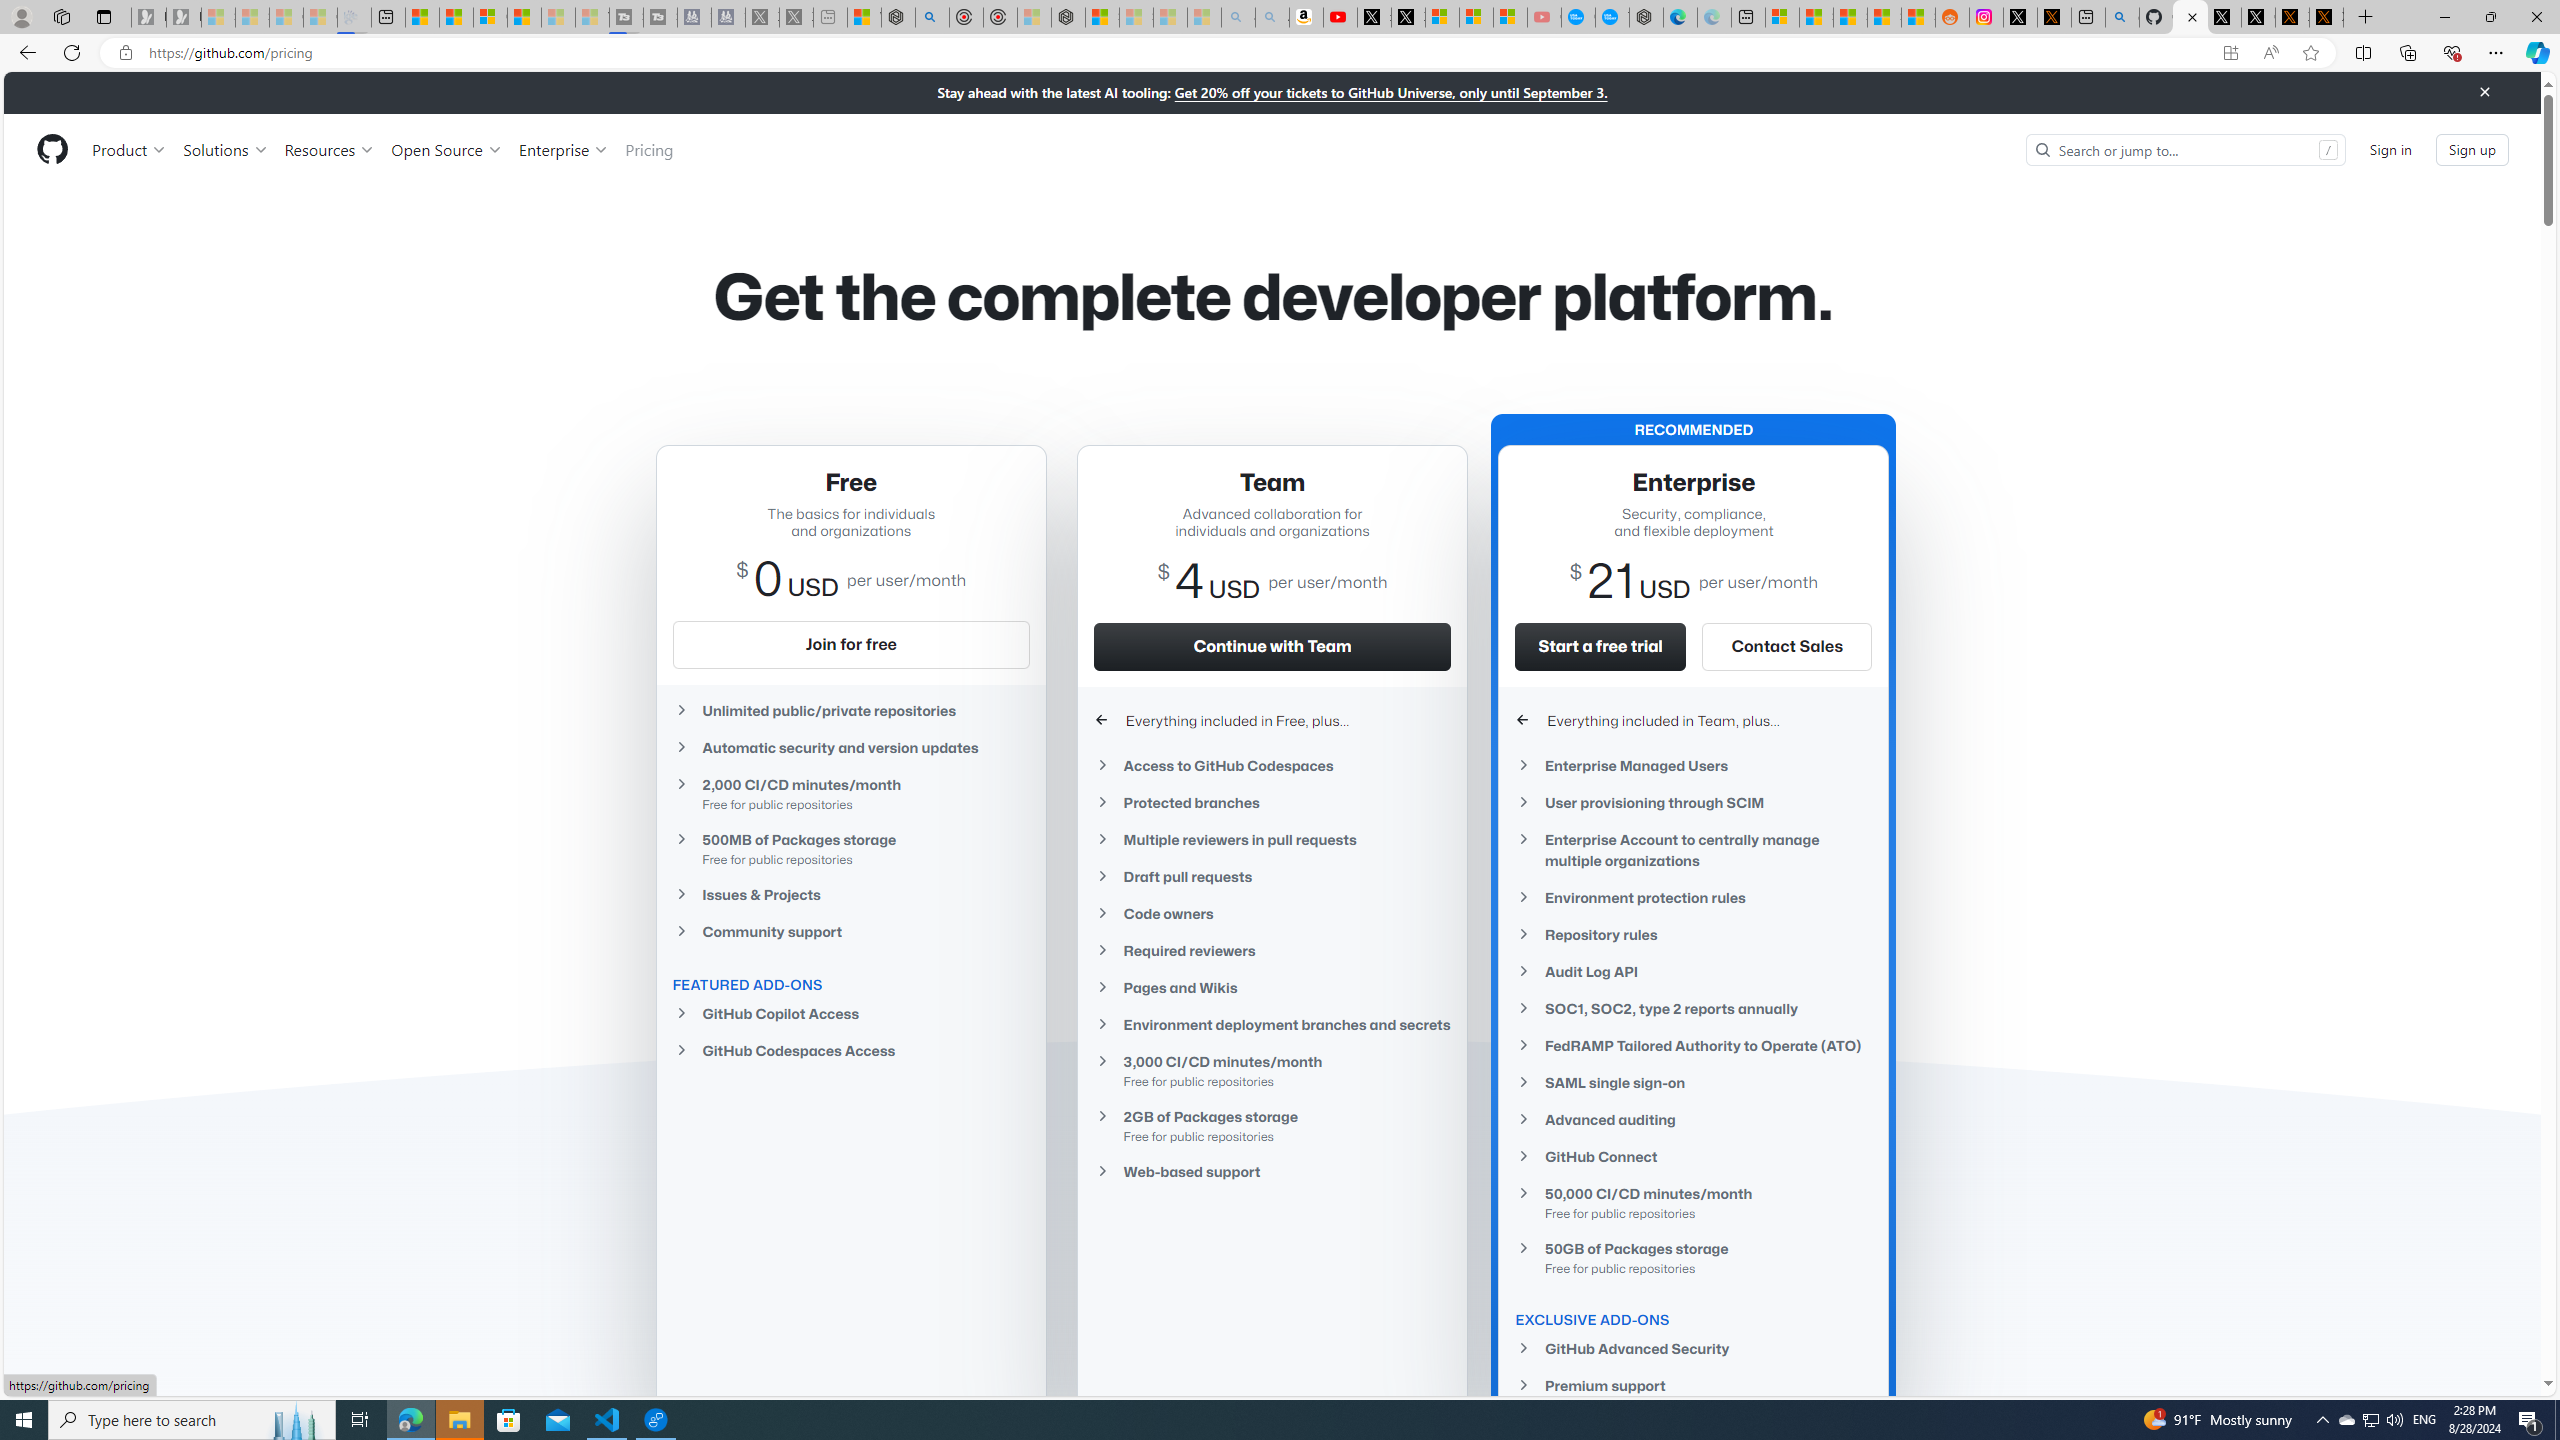 Image resolution: width=2560 pixels, height=1440 pixels. Describe the element at coordinates (1271, 1025) in the screenshot. I see `'Environment deployment branches and secrets'` at that location.